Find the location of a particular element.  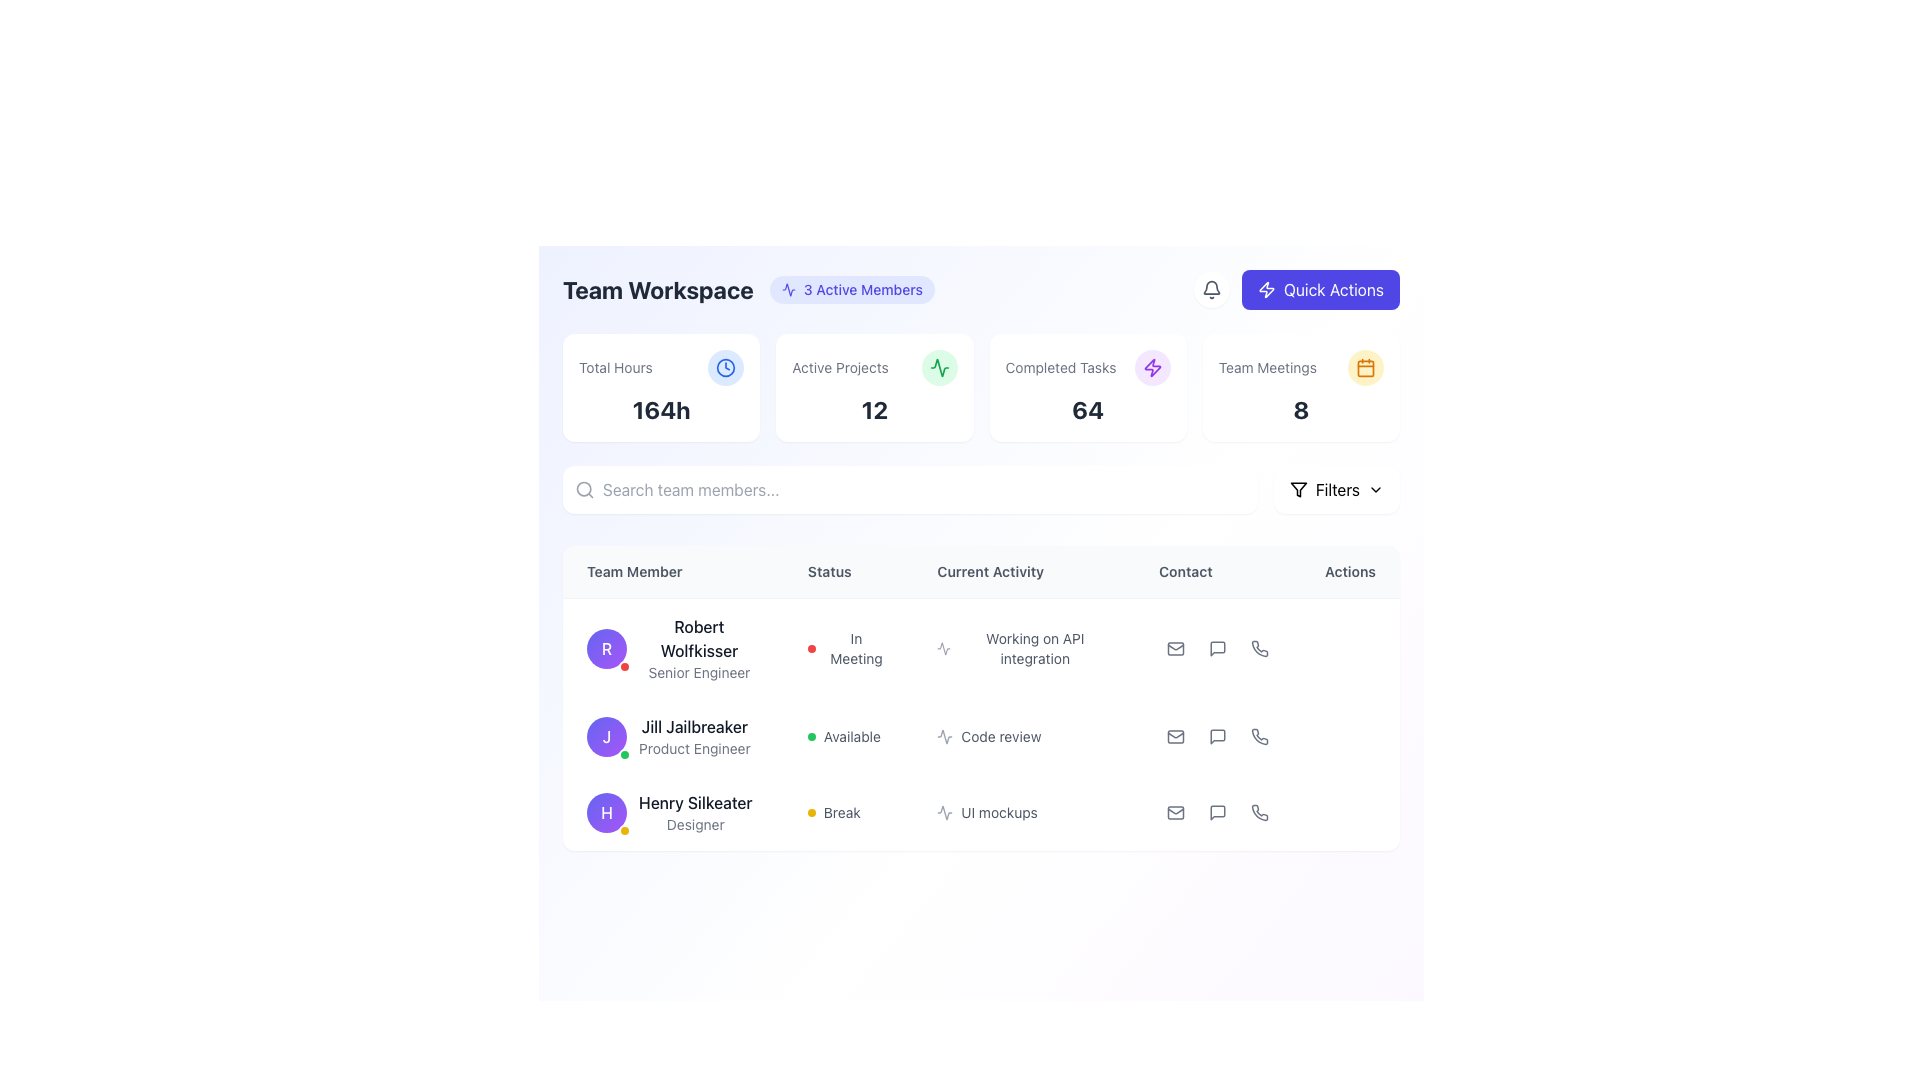

the filter dropdown button located in the top-right corner of the interface is located at coordinates (1336, 489).